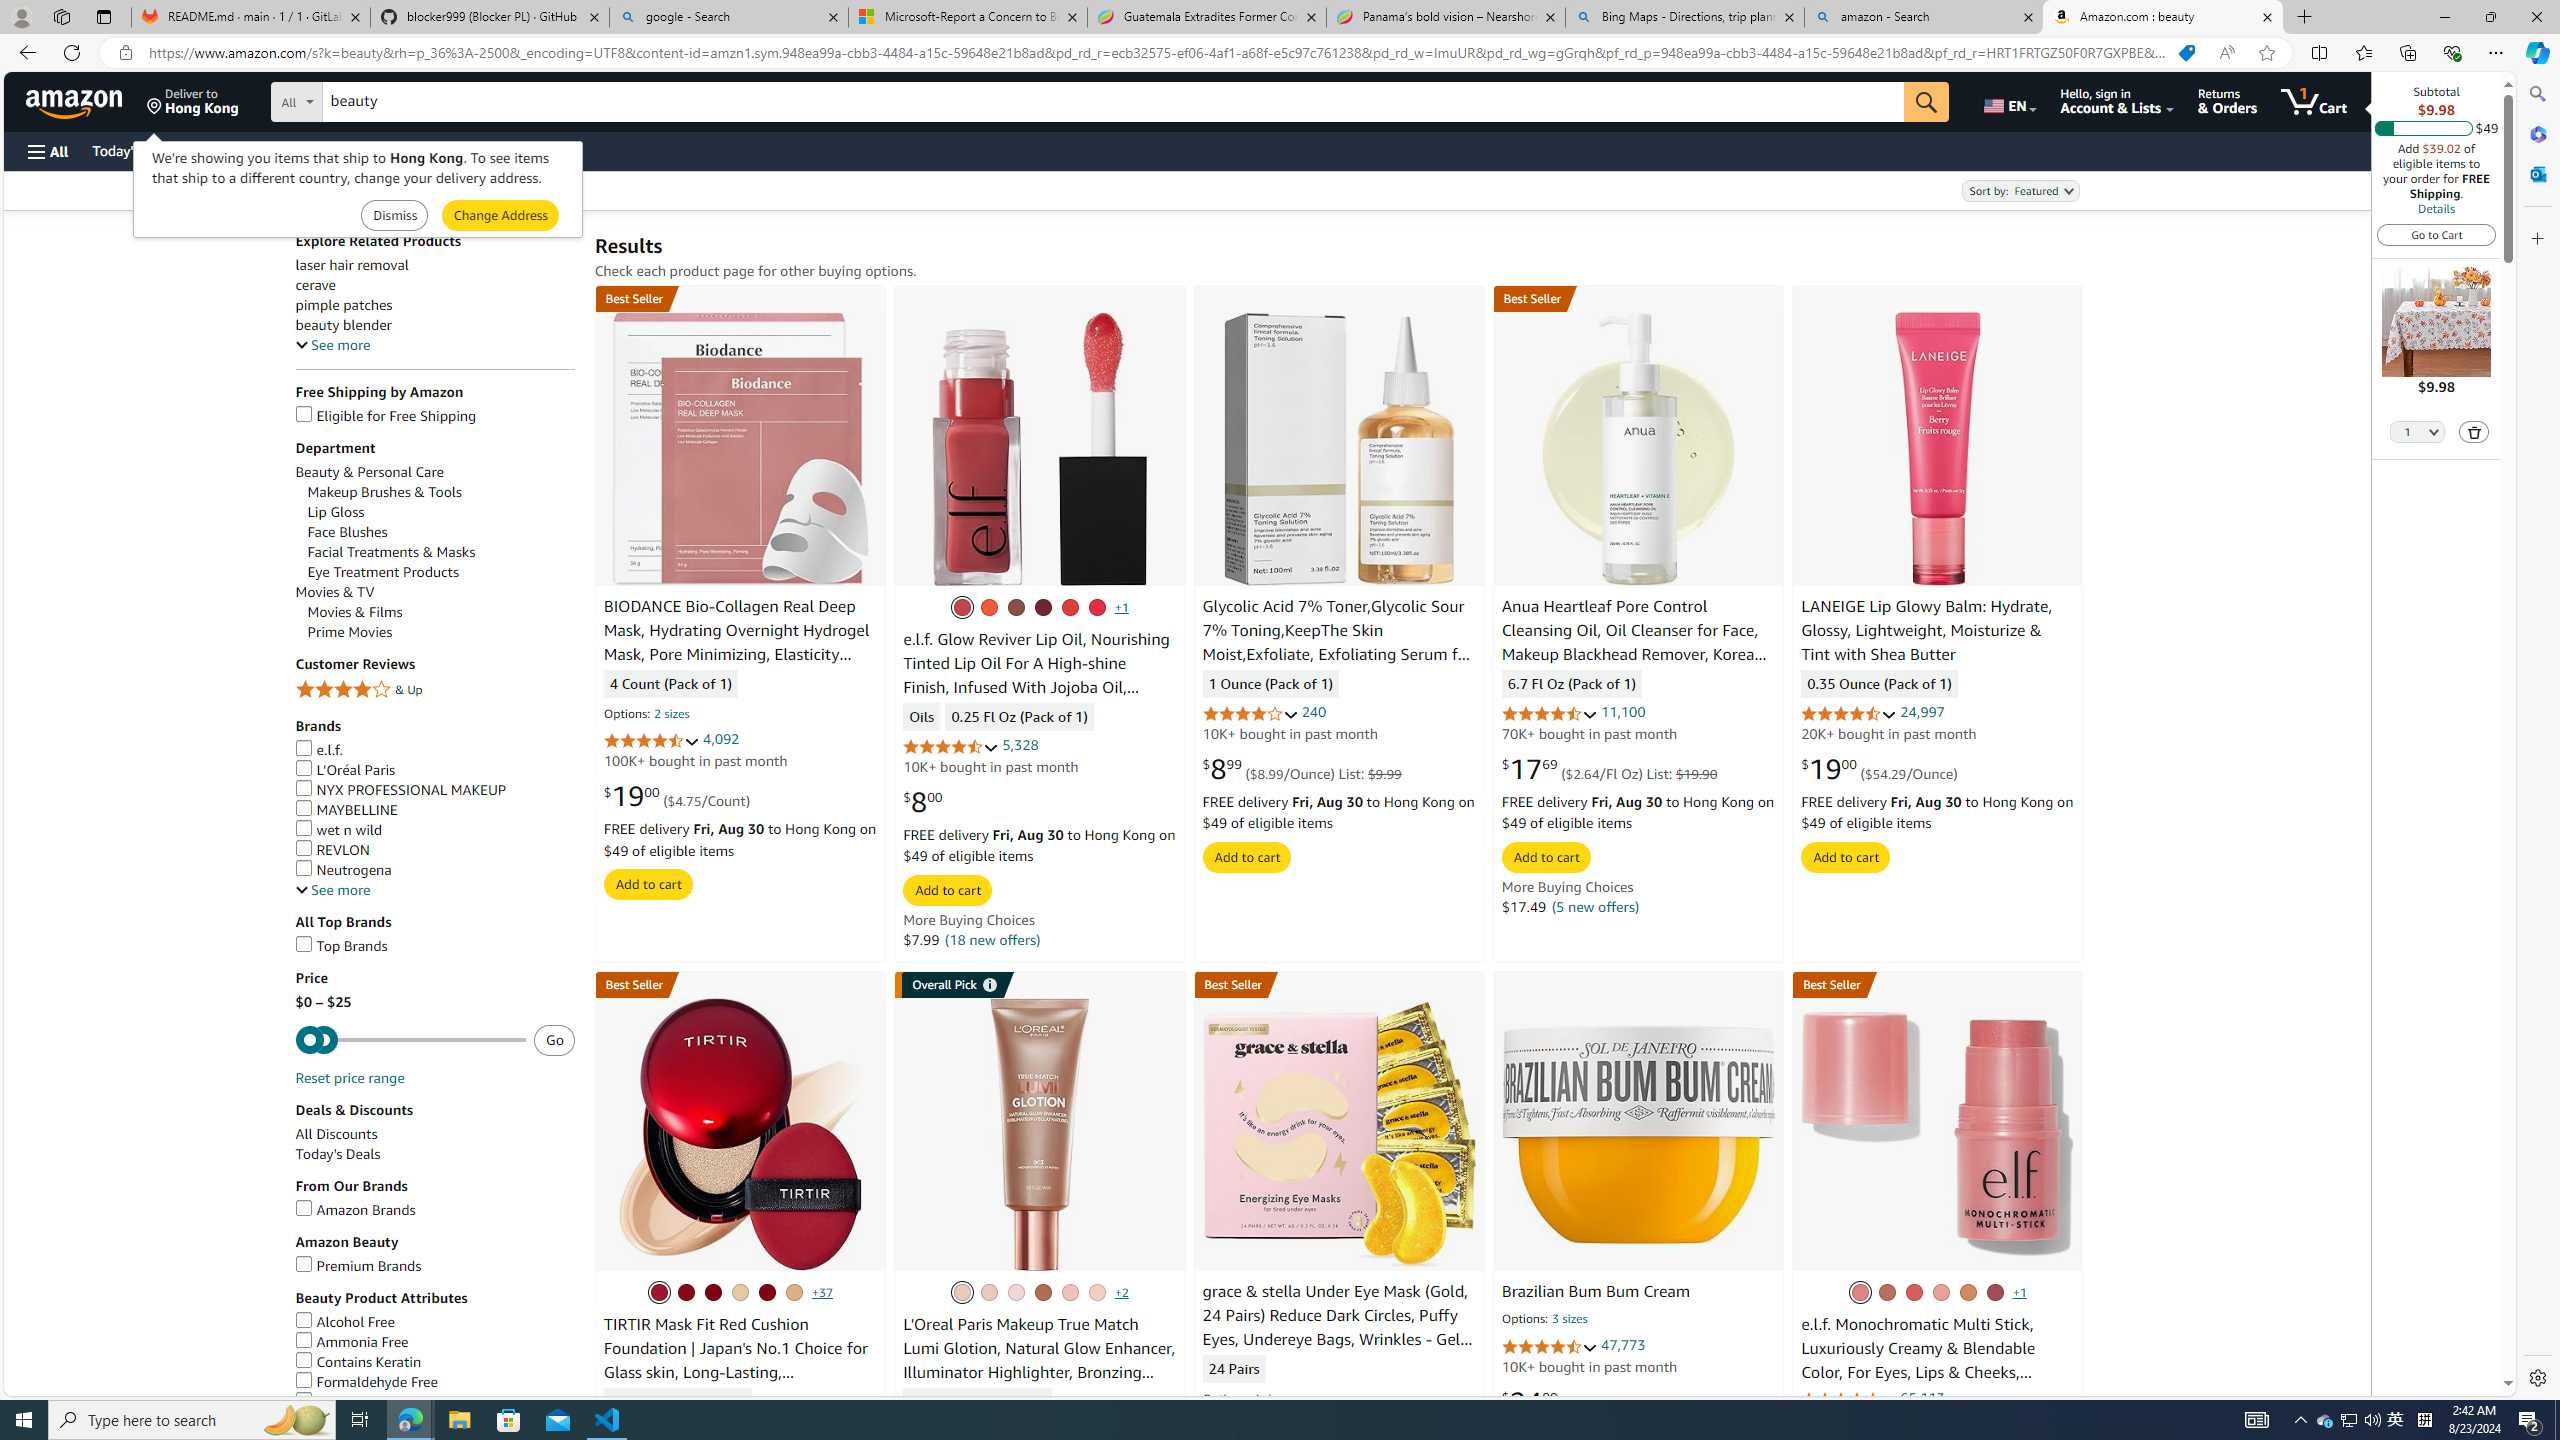 The height and width of the screenshot is (1440, 2560). I want to click on 'REVLON', so click(331, 849).